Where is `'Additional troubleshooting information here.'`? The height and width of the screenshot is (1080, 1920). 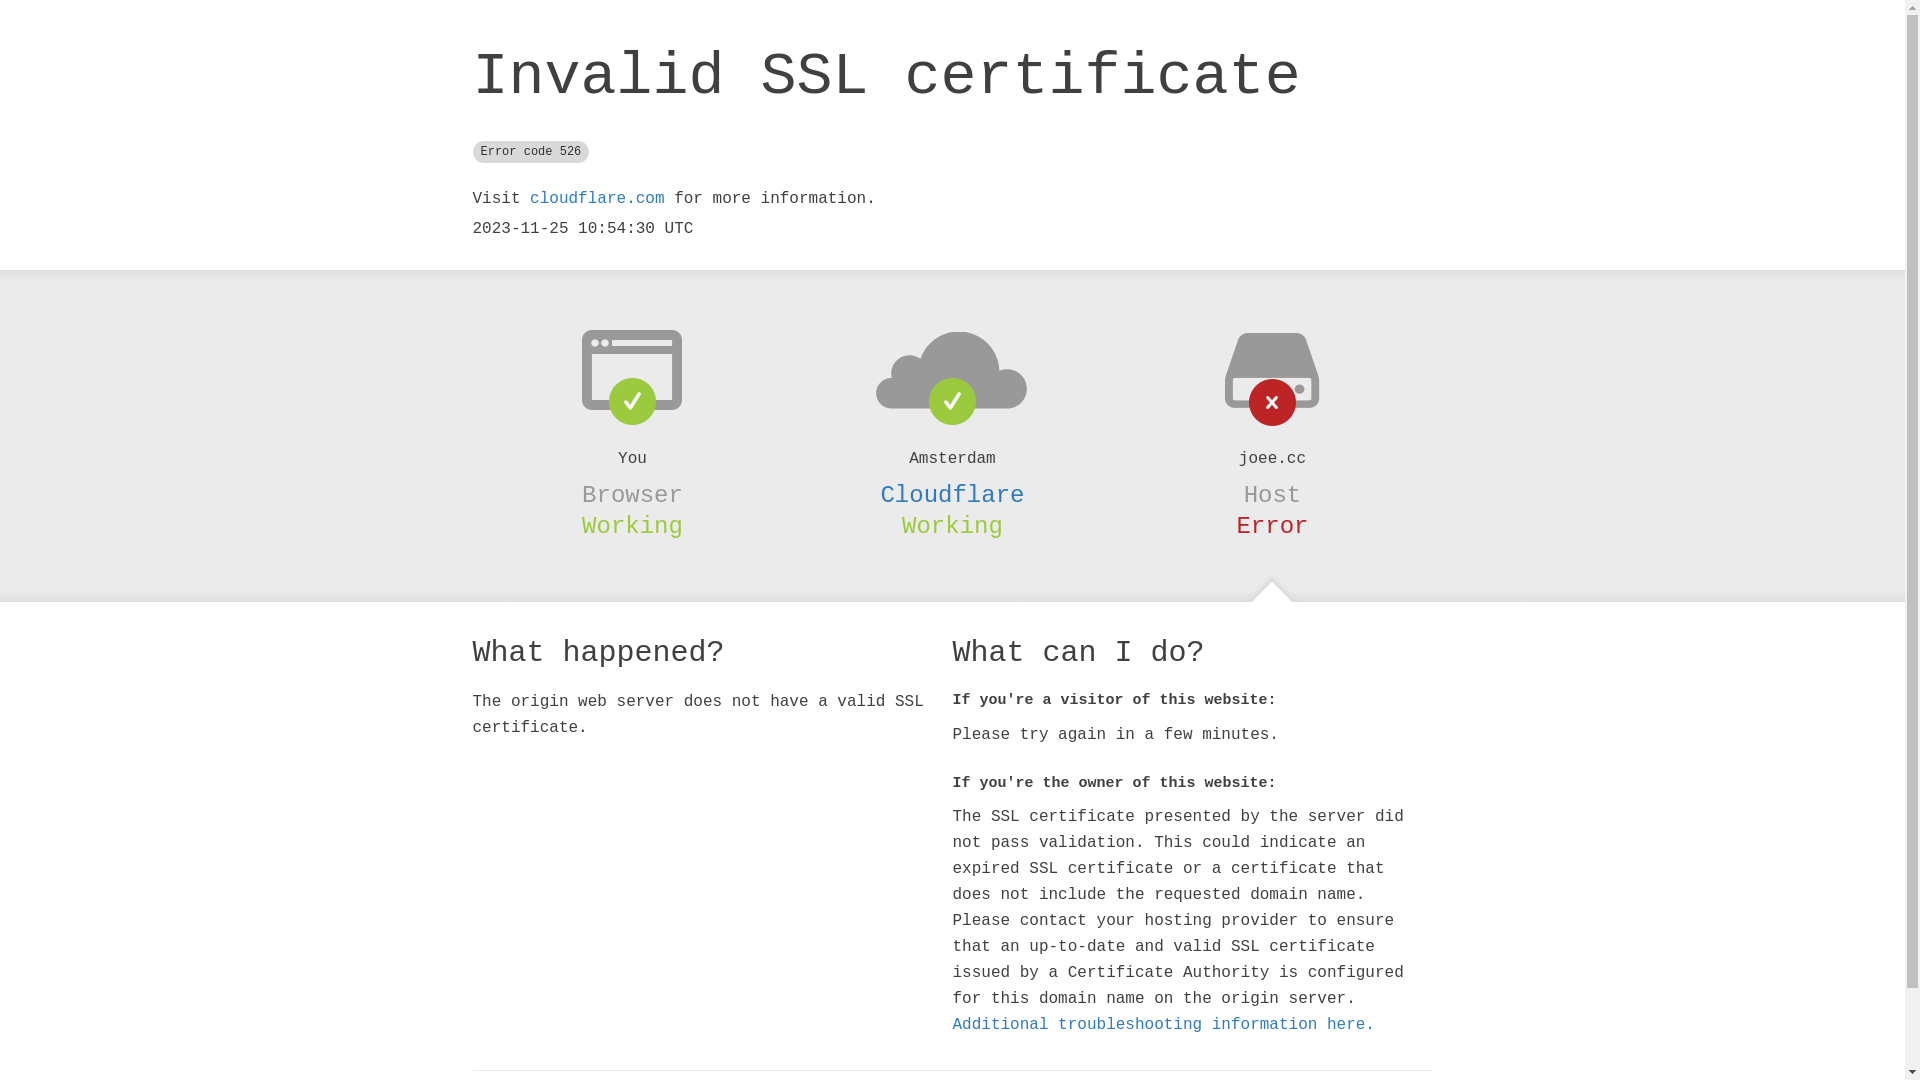
'Additional troubleshooting information here.' is located at coordinates (1162, 1025).